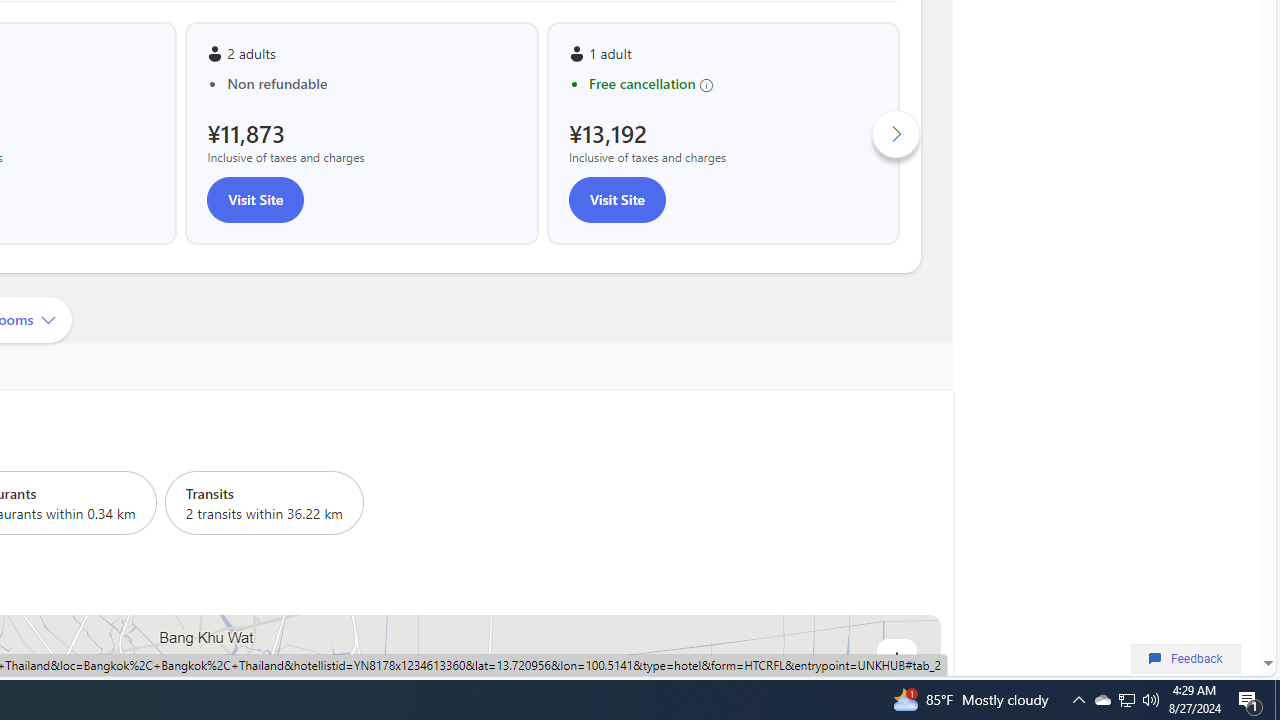 Image resolution: width=1280 pixels, height=720 pixels. I want to click on 'Non refundable', so click(371, 82).